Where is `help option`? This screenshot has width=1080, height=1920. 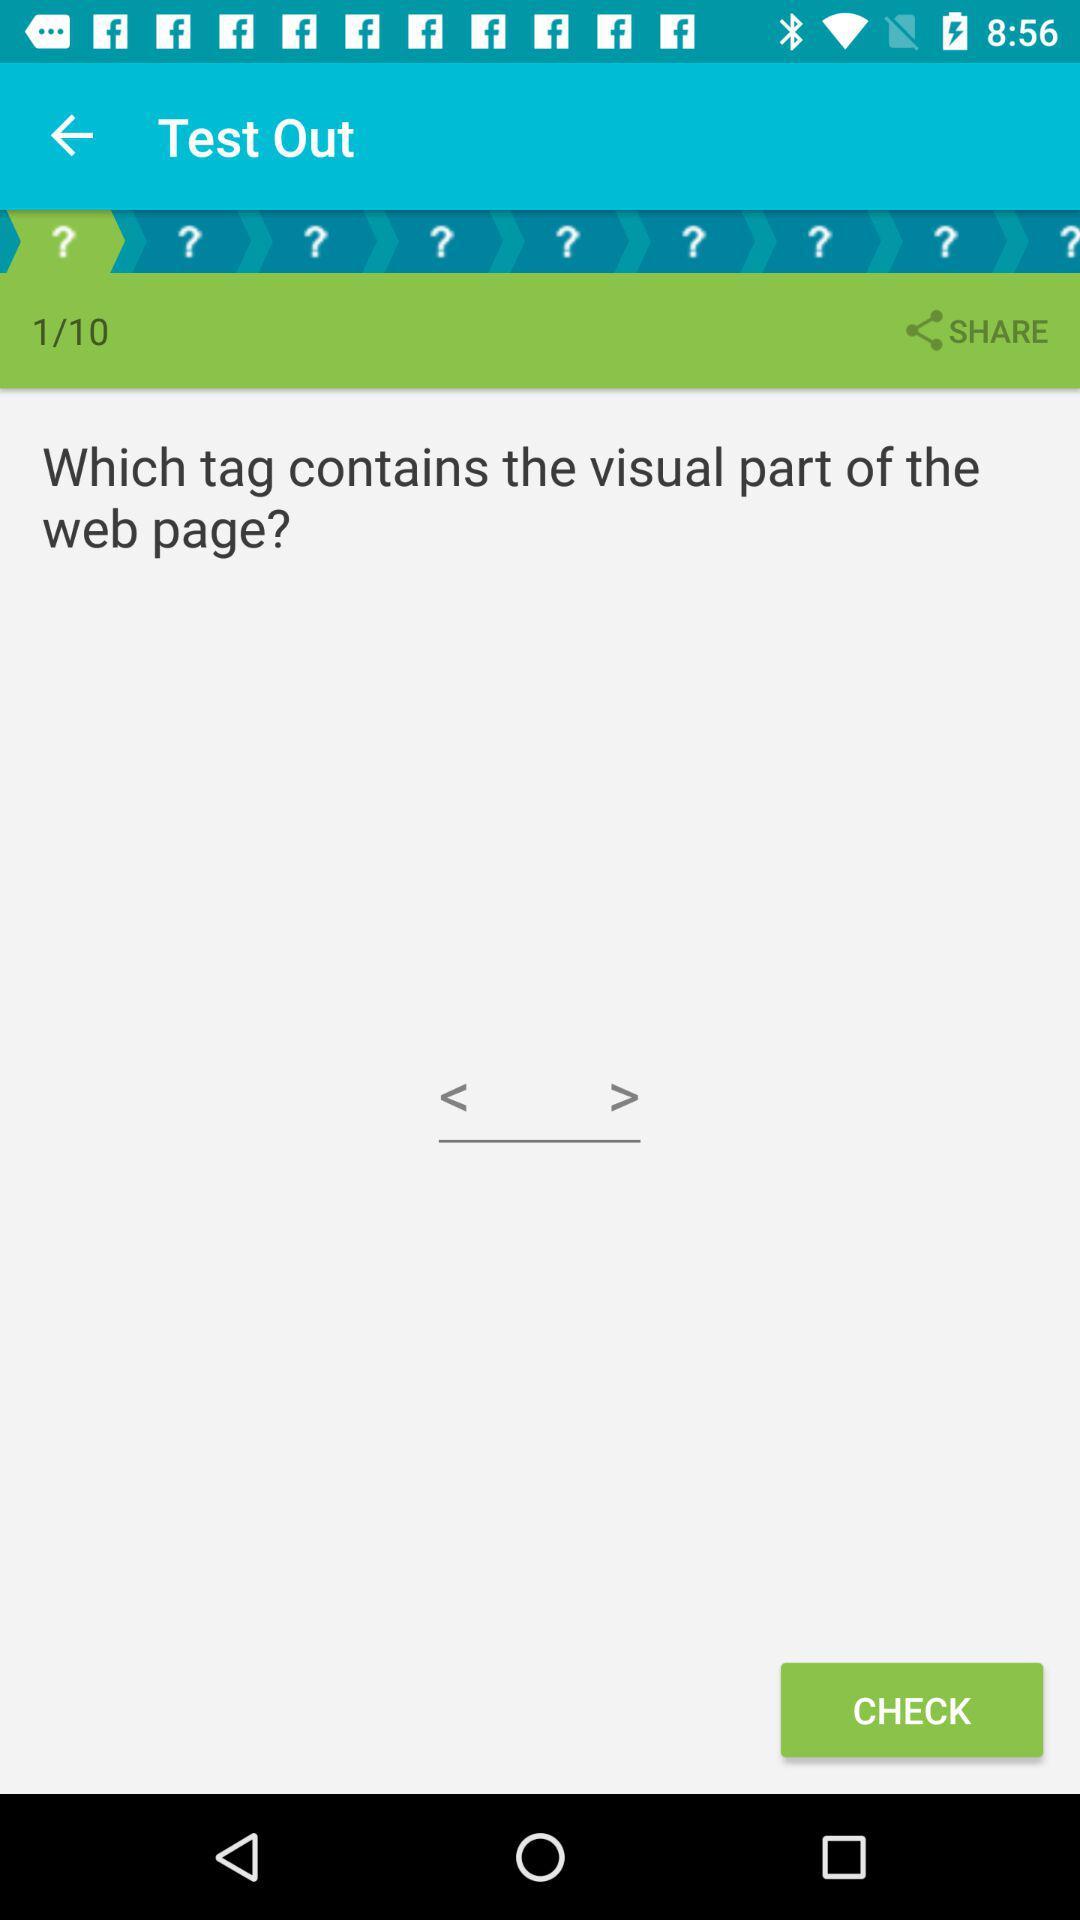 help option is located at coordinates (189, 240).